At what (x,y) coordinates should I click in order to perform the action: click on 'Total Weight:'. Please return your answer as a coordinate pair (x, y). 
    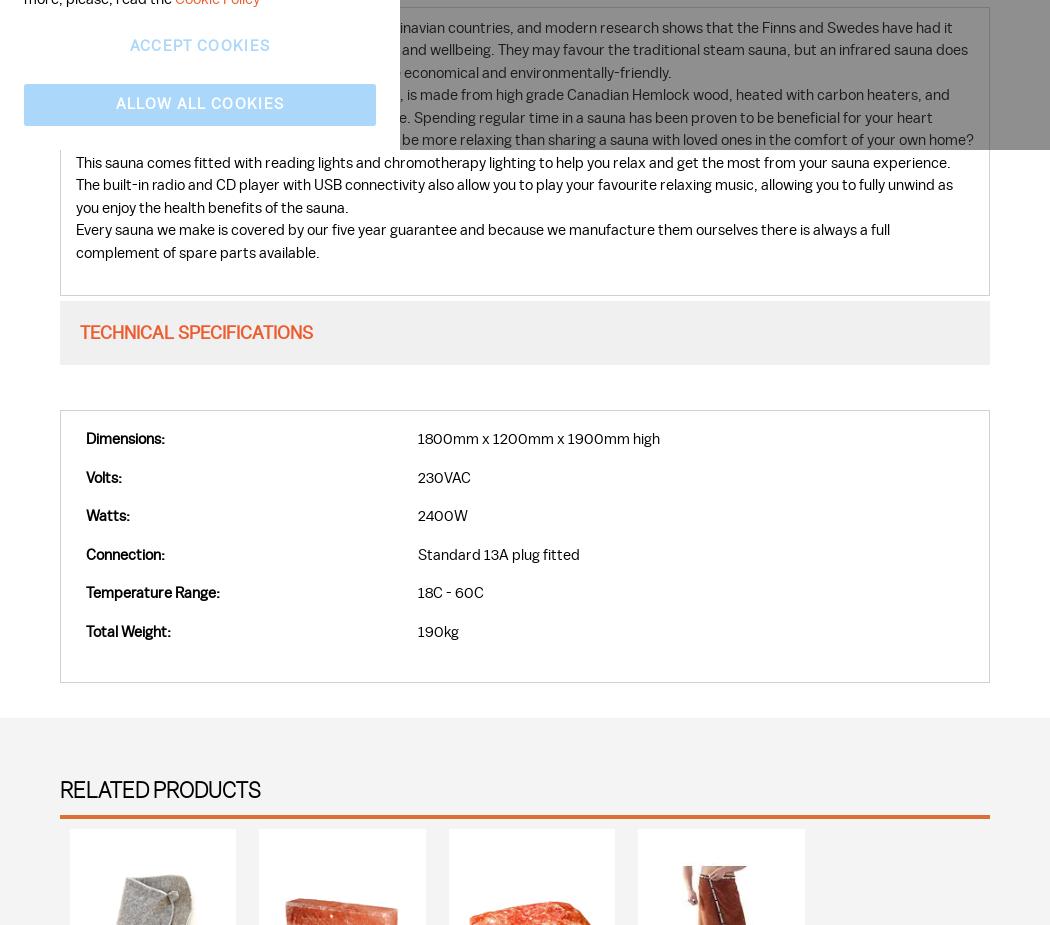
    Looking at the image, I should click on (127, 631).